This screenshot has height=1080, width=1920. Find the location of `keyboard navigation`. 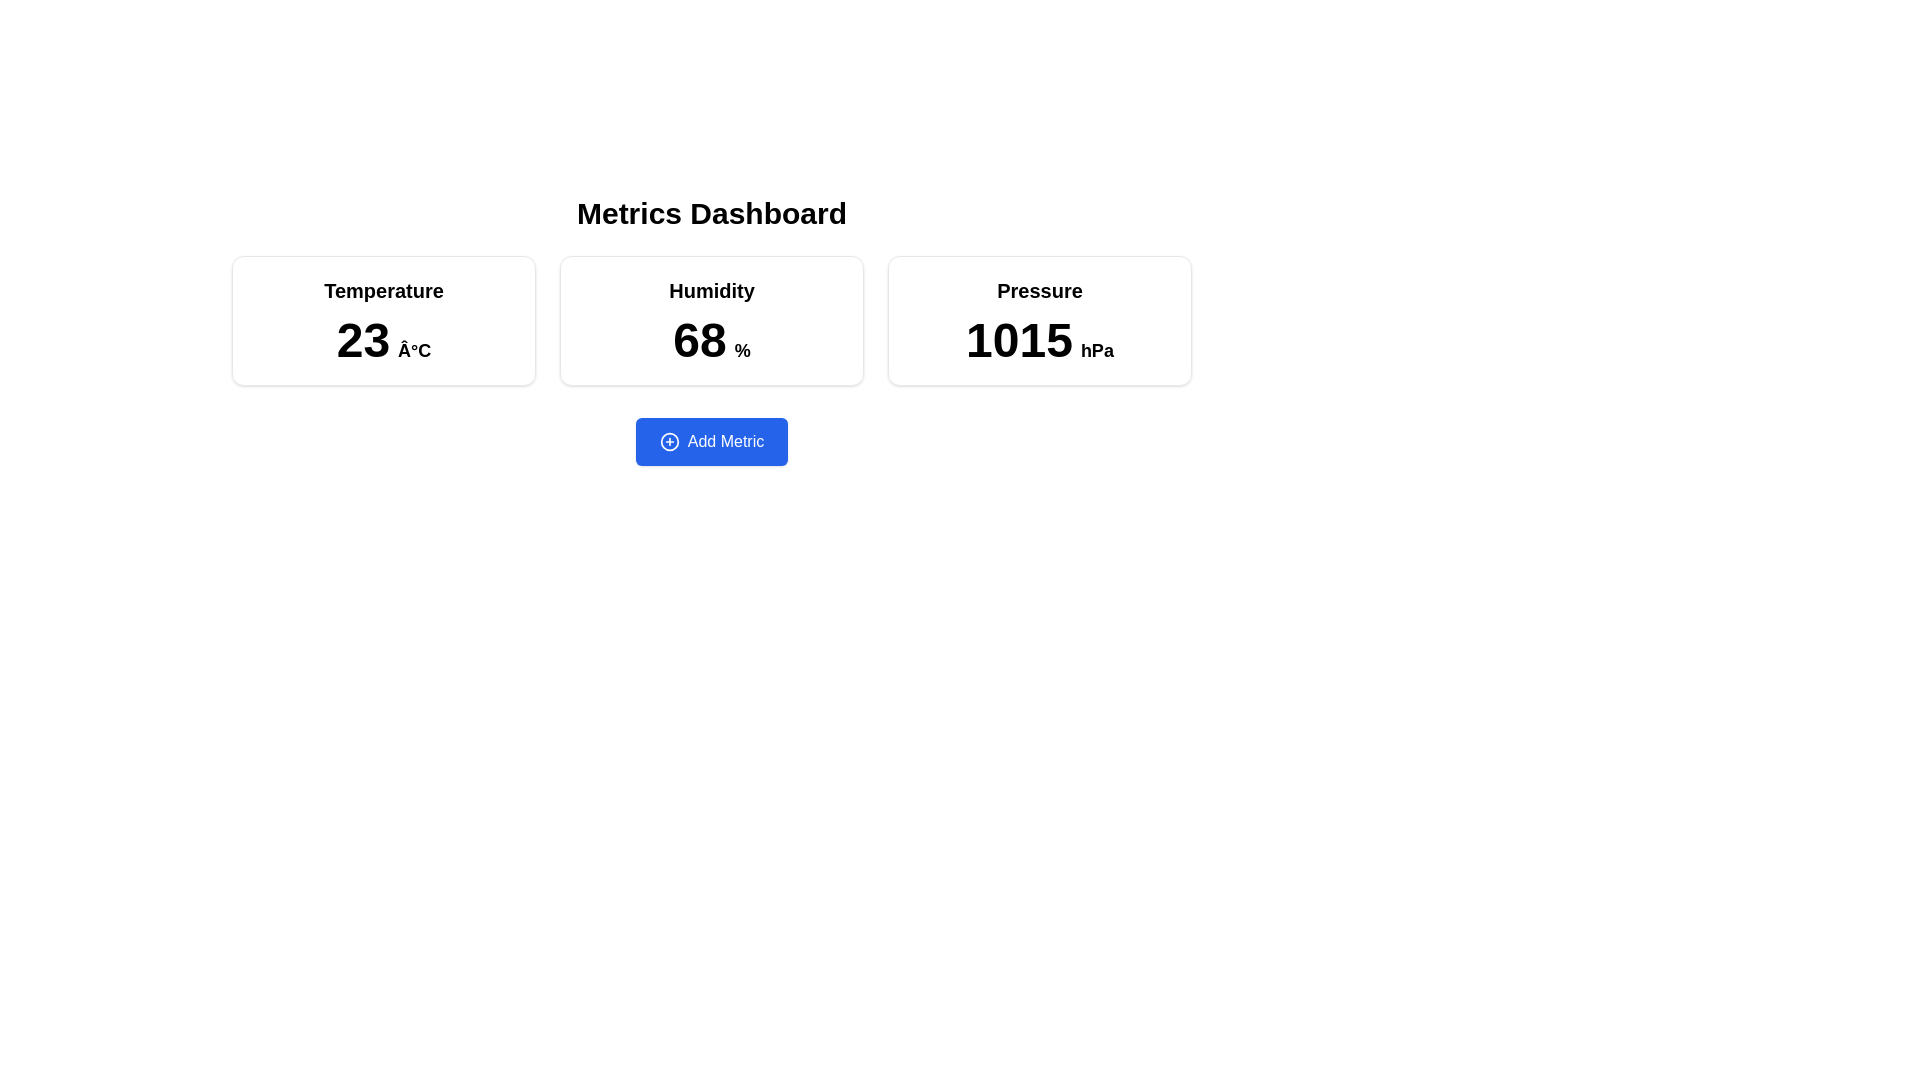

keyboard navigation is located at coordinates (711, 441).